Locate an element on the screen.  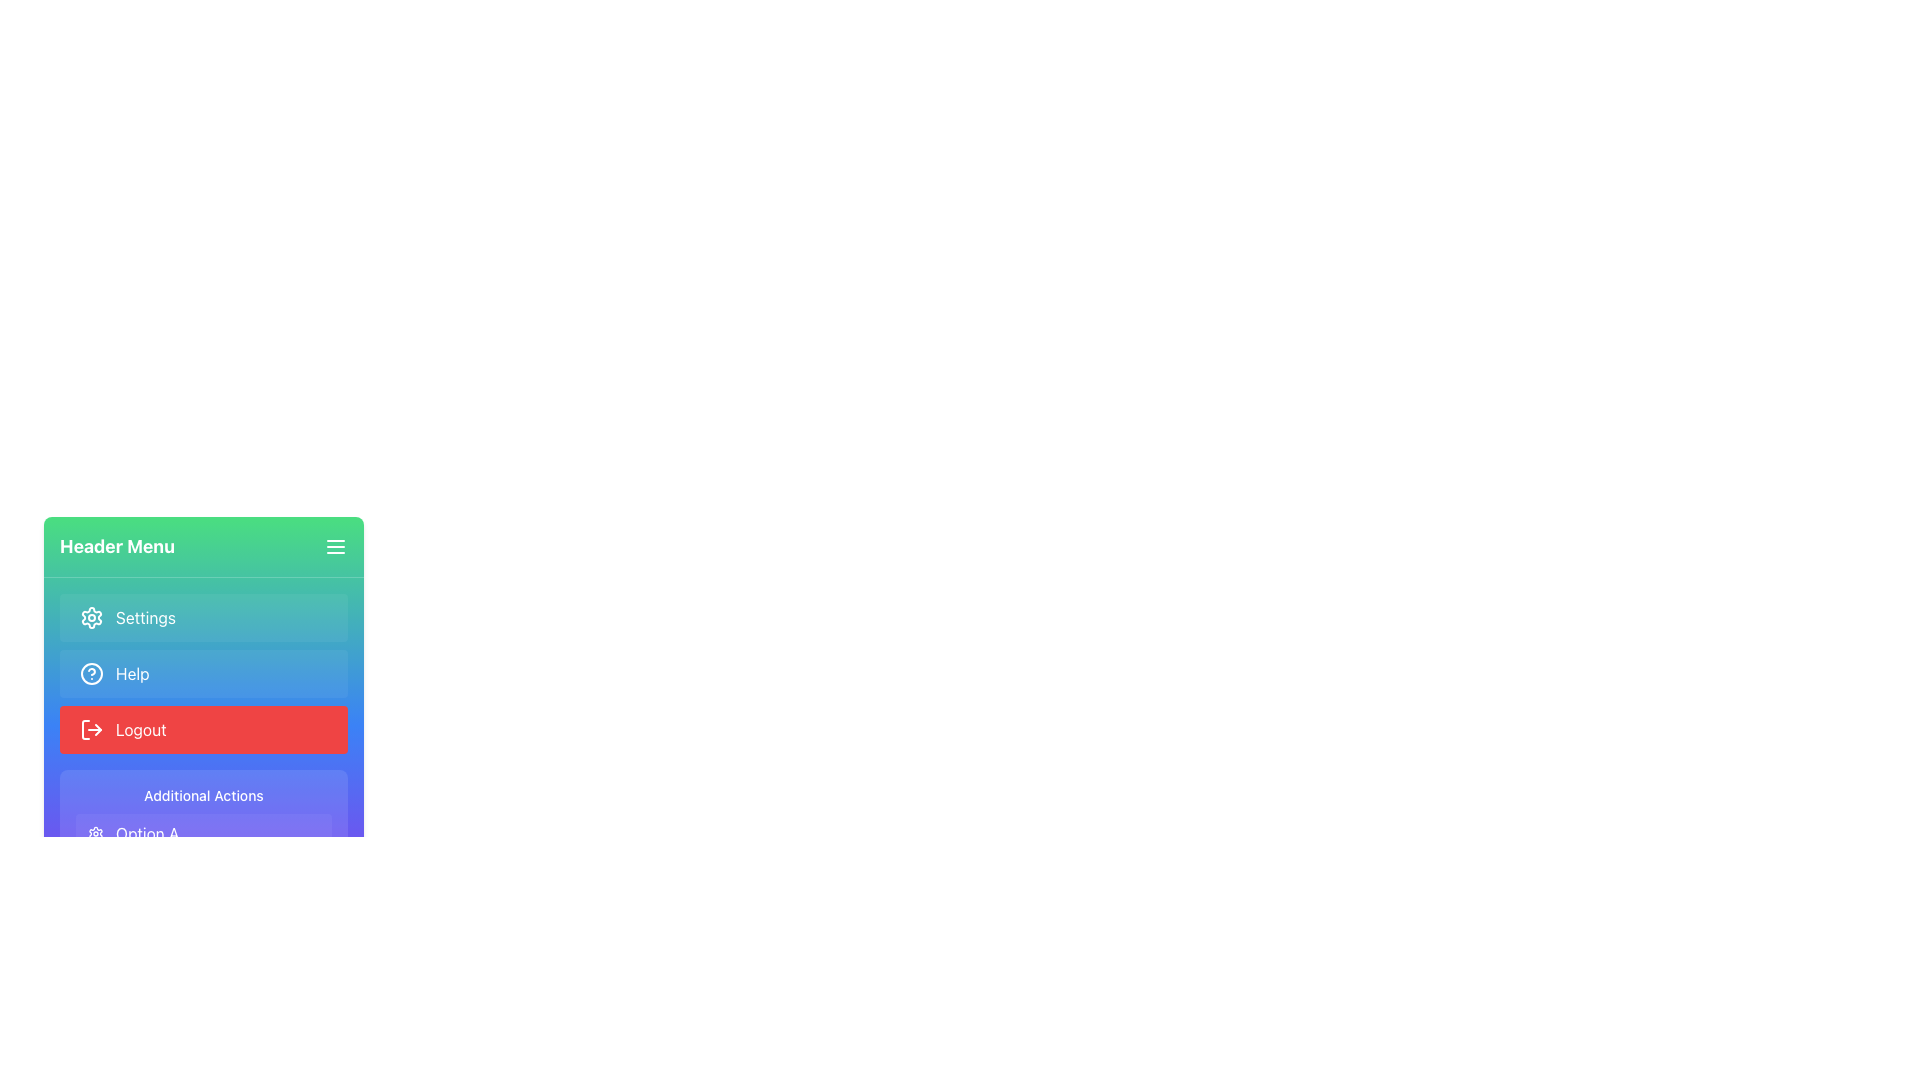
the 'Logout' button, which is the third item in the column of interactive buttons in the menu section, to initiate logout from the application is located at coordinates (203, 729).